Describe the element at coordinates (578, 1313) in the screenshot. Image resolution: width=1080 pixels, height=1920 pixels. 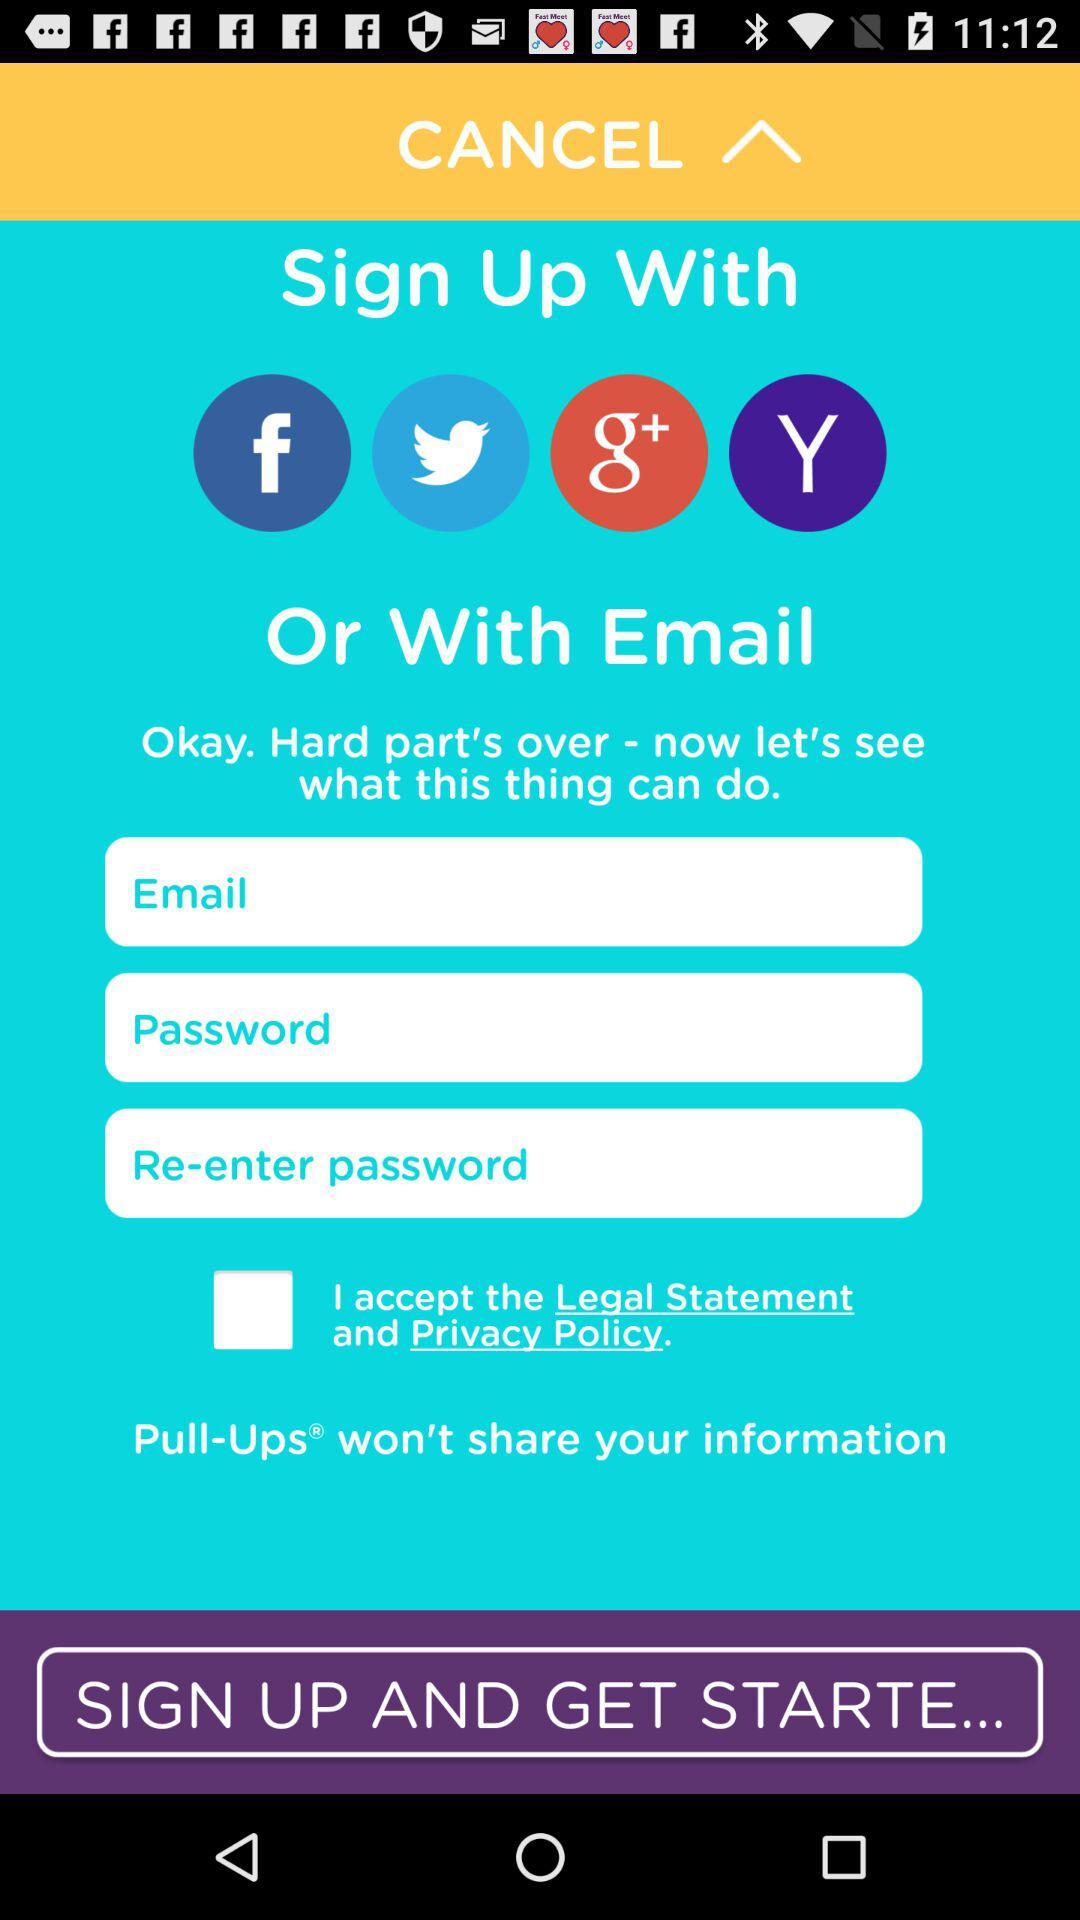
I see `the i accept the item` at that location.